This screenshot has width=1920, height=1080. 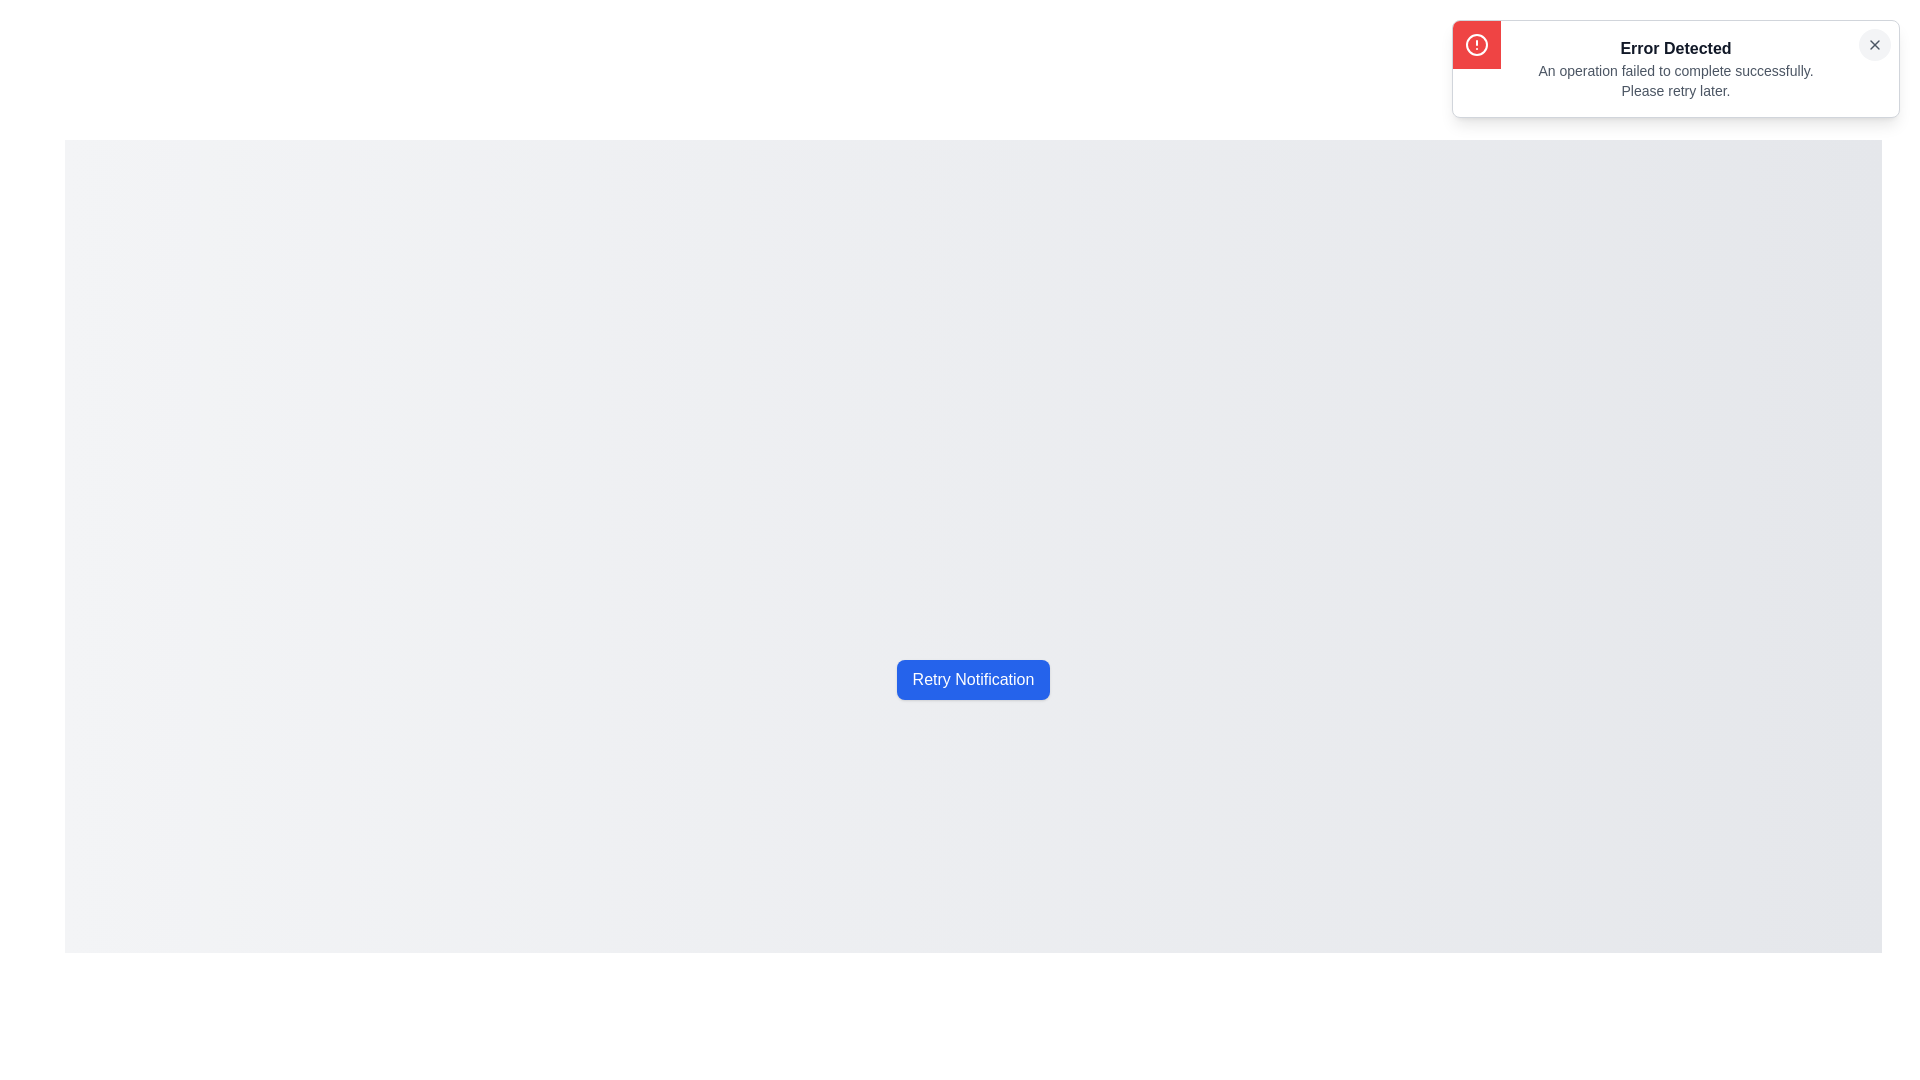 I want to click on the 'Retry Notification' button to retry the notification, so click(x=973, y=678).